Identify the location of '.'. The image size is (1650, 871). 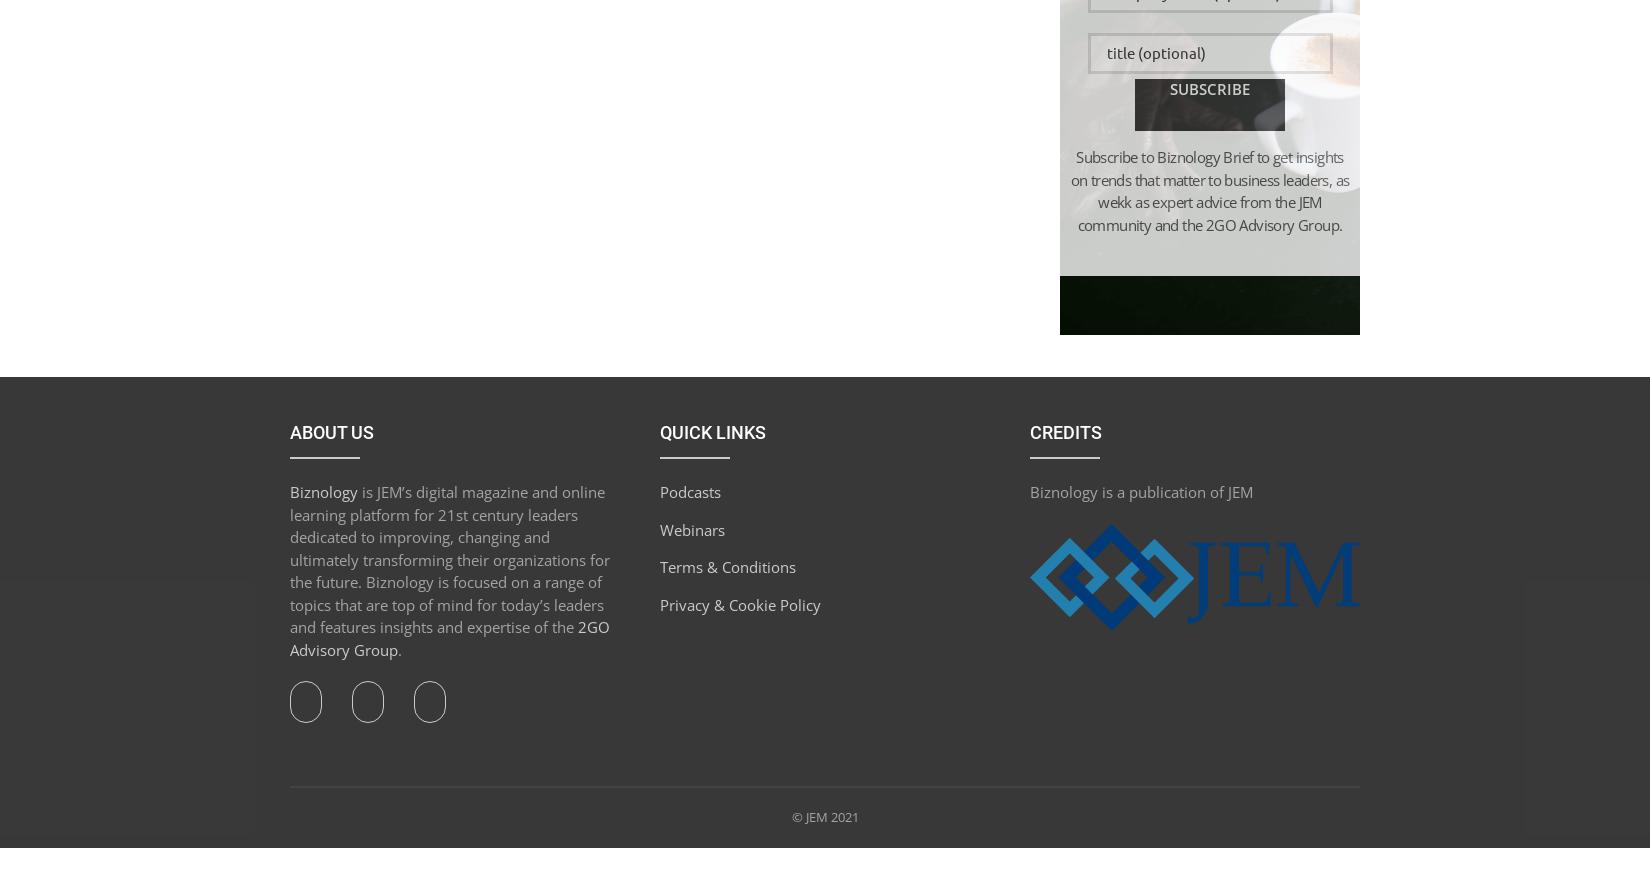
(399, 647).